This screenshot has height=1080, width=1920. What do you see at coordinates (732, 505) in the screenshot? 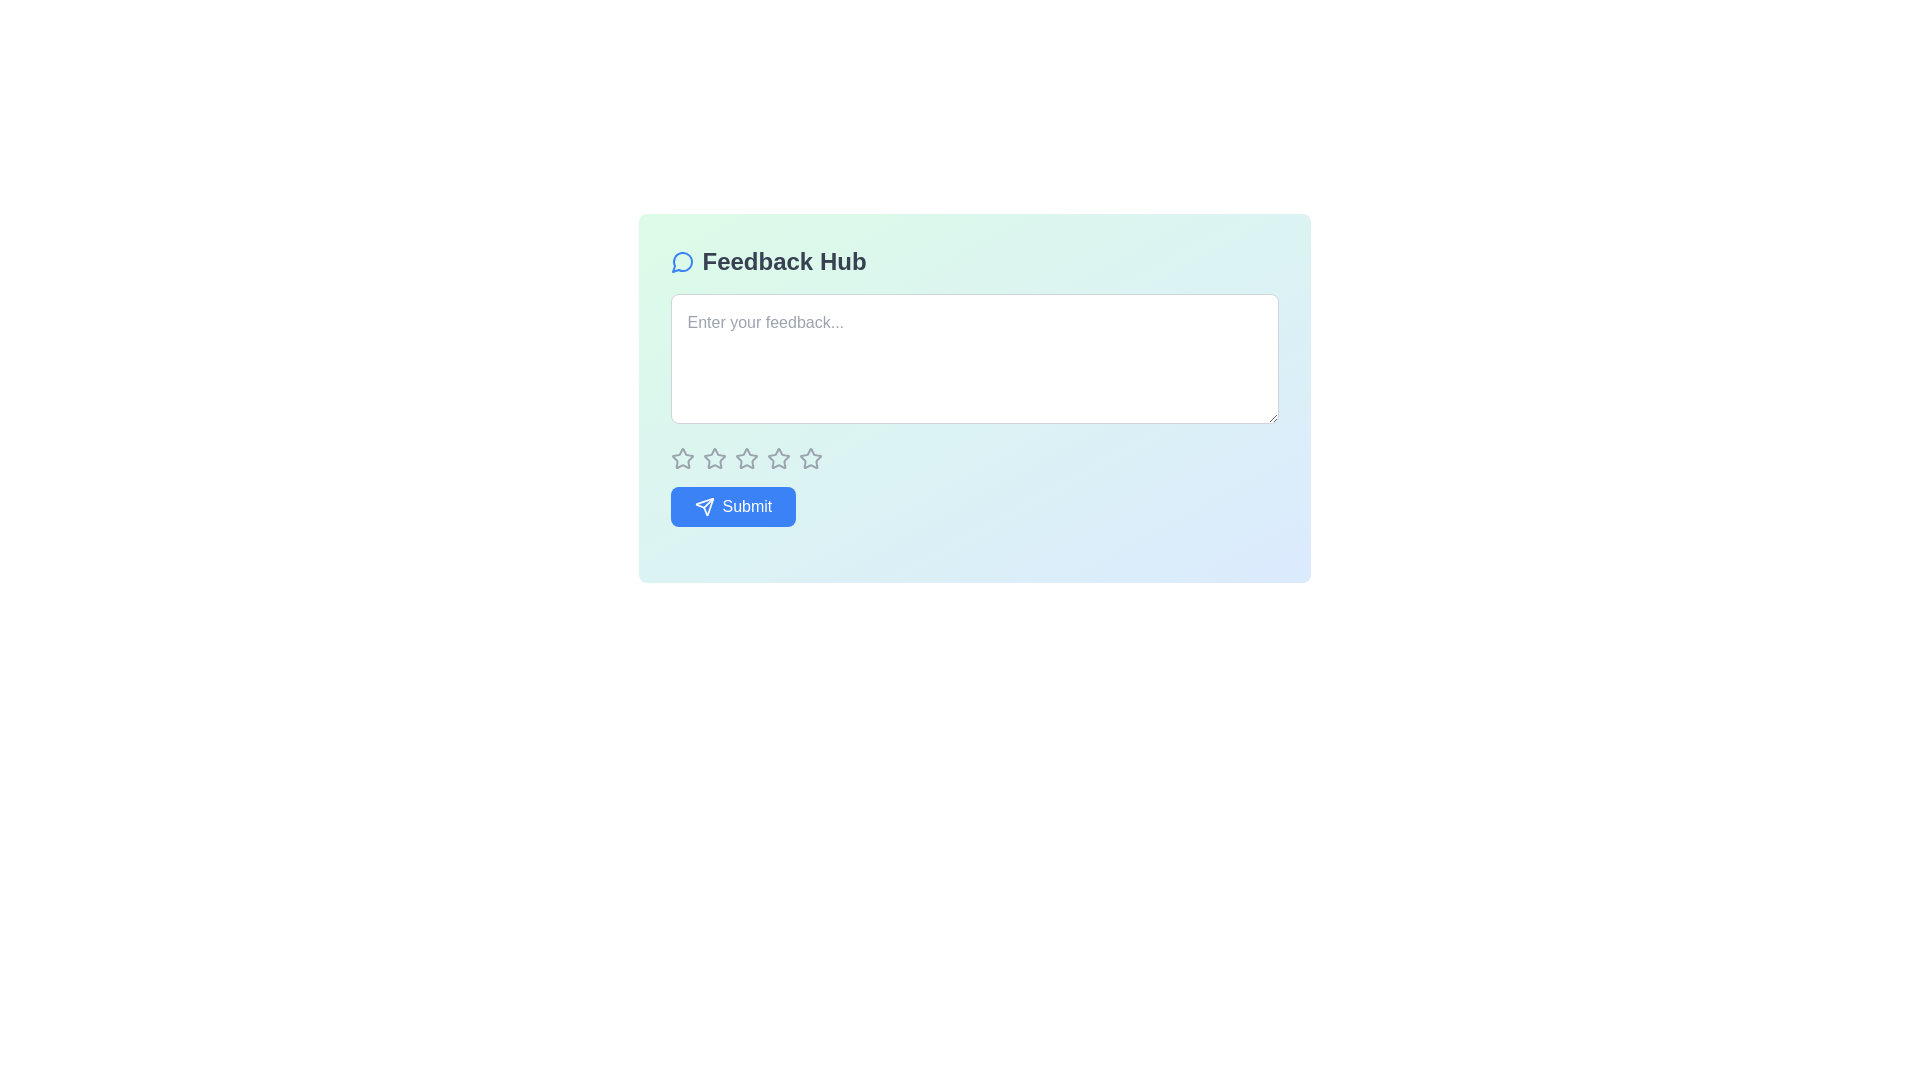
I see `the 'Submit' button, which is a rectangular button with a blue background and white text, featuring an icon of a paper plane to the left of the text, located in the bottom-left corner of the feedback form` at bounding box center [732, 505].